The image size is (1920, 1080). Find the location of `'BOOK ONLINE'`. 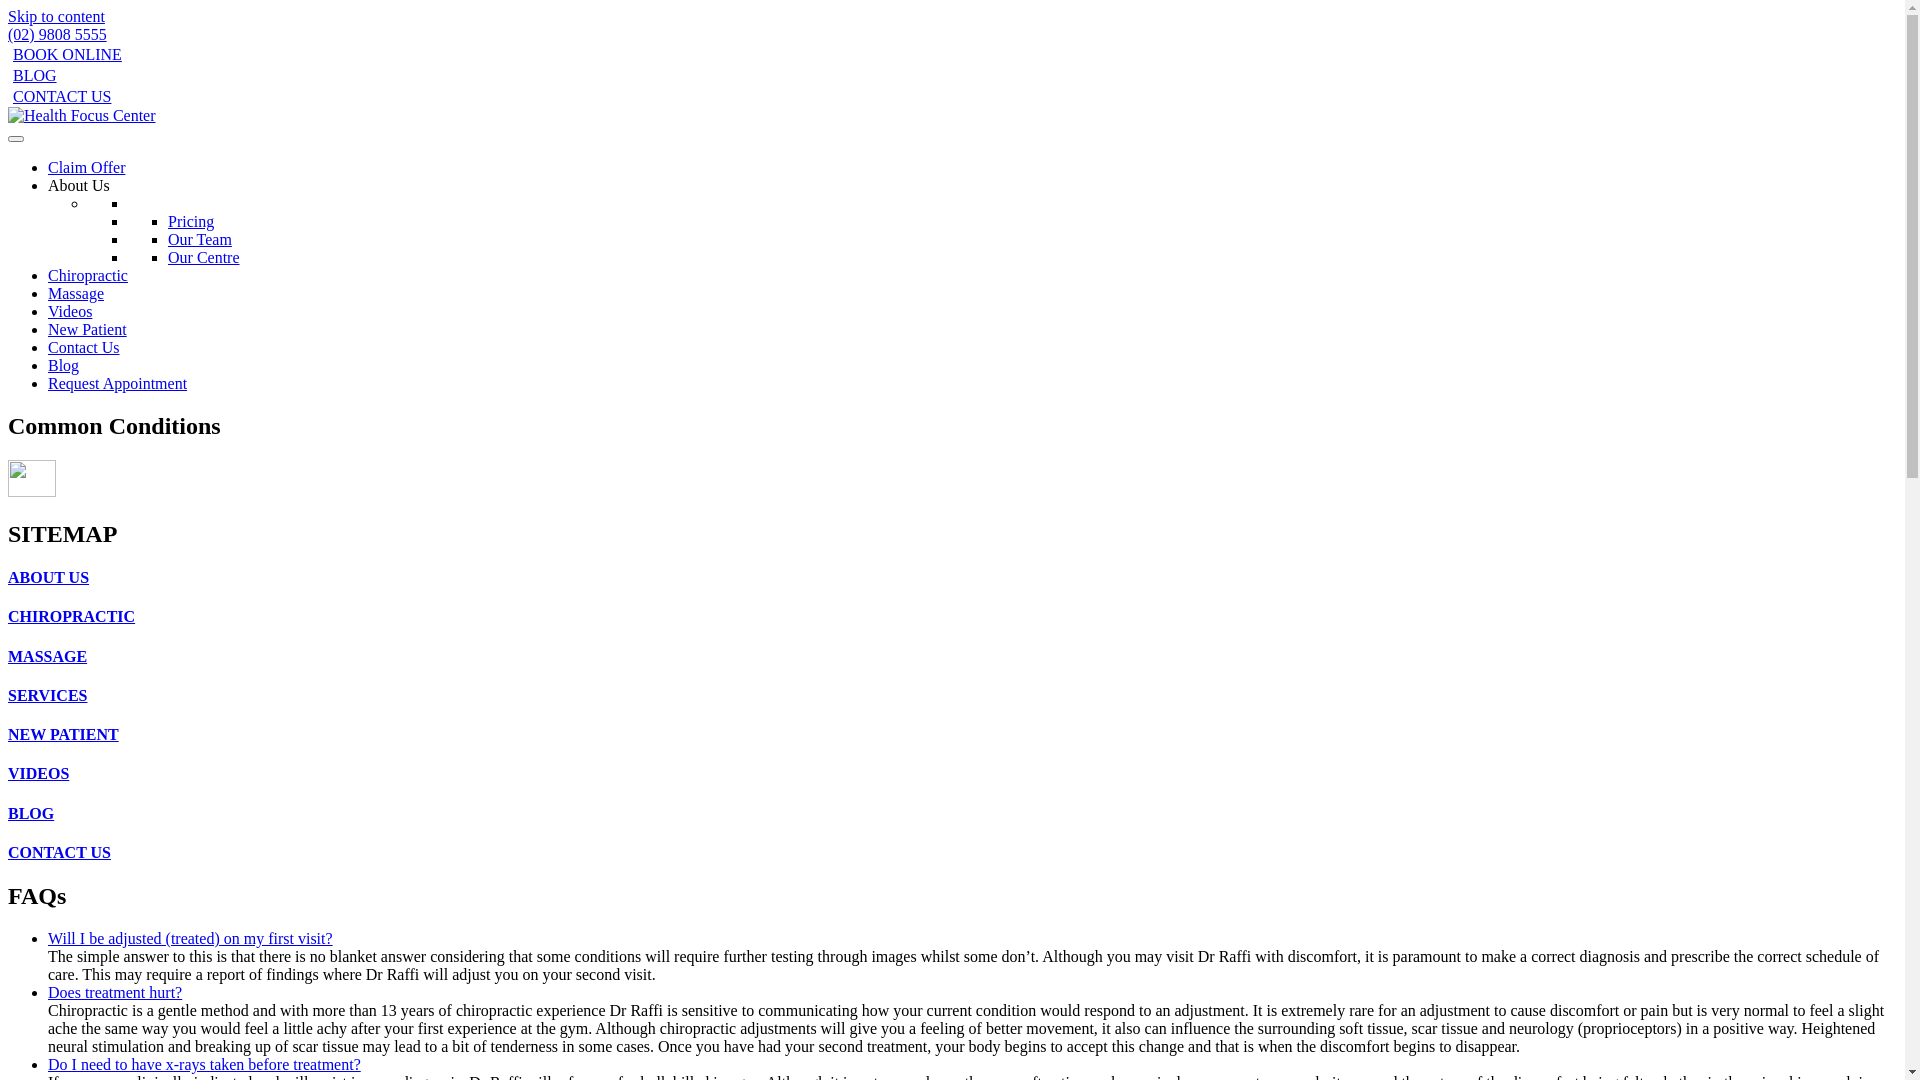

'BOOK ONLINE' is located at coordinates (65, 53).